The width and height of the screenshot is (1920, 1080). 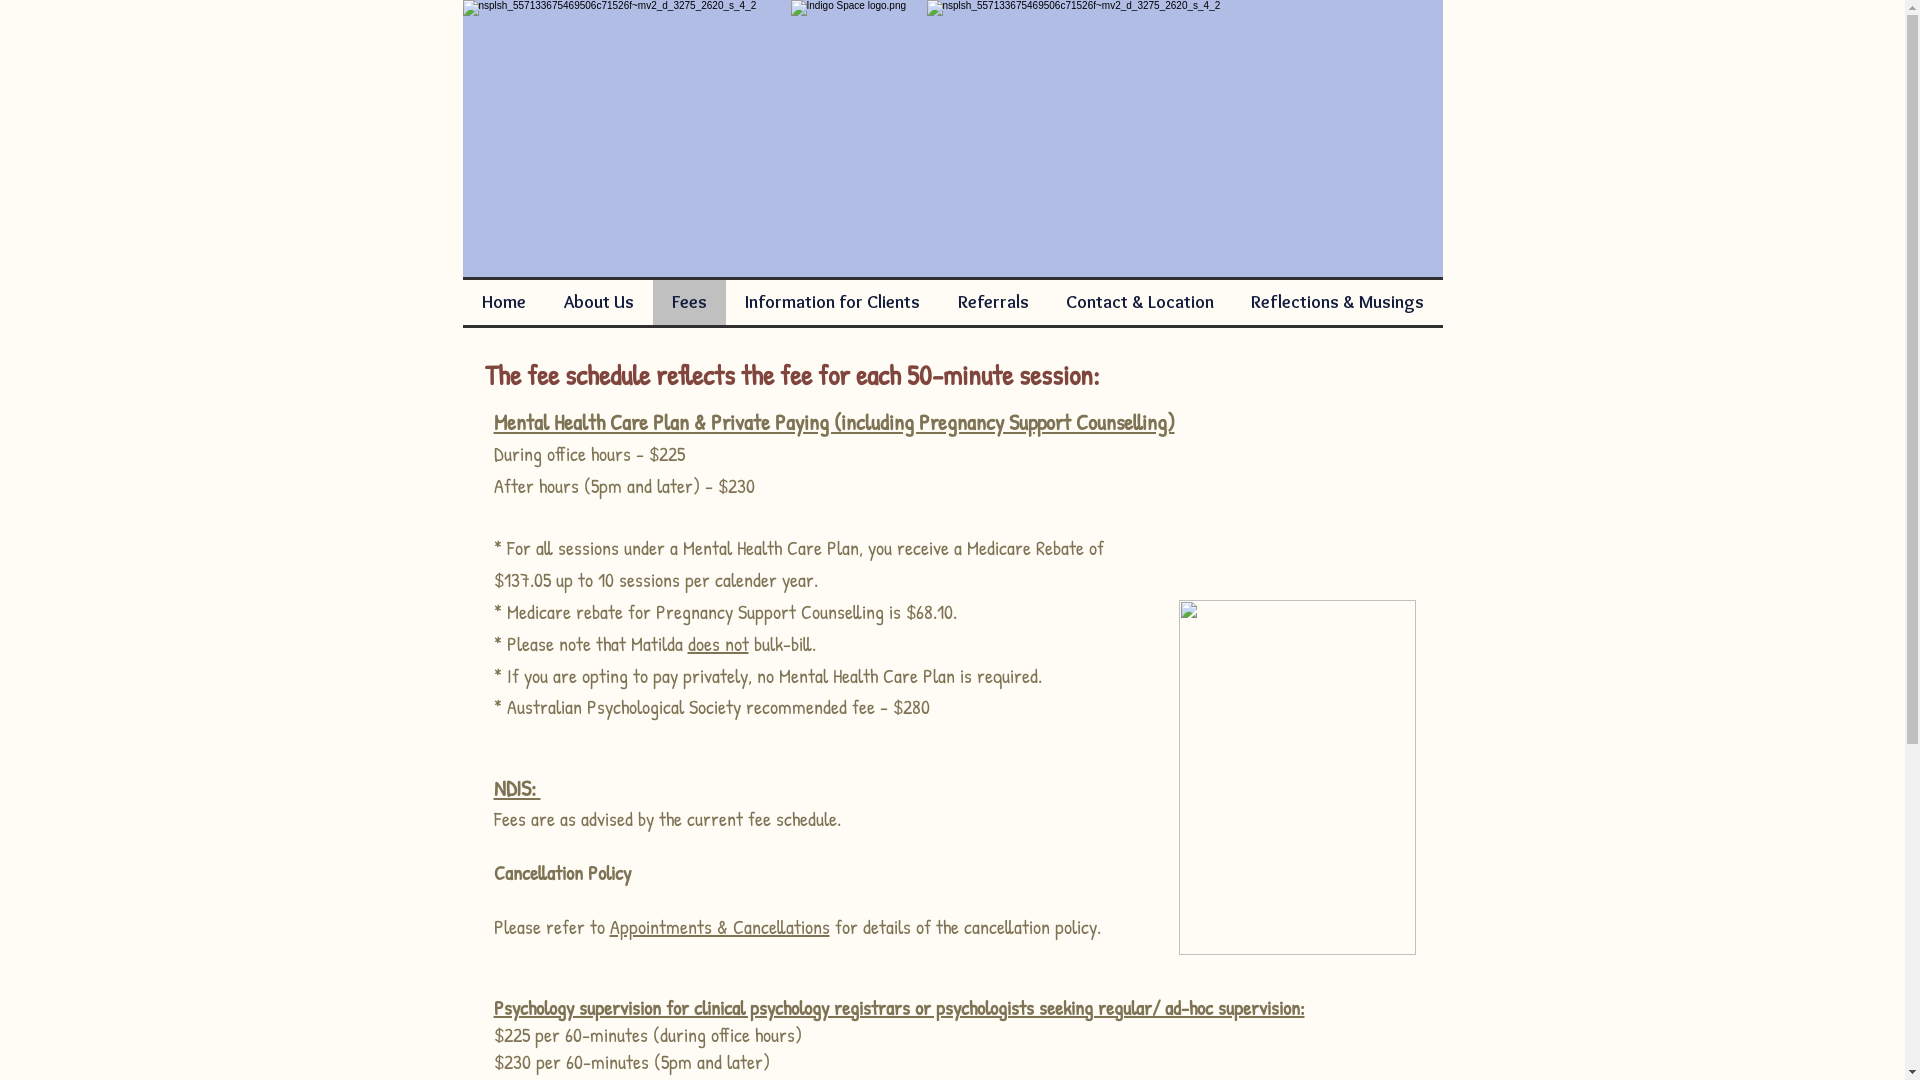 What do you see at coordinates (543, 302) in the screenshot?
I see `'About Us'` at bounding box center [543, 302].